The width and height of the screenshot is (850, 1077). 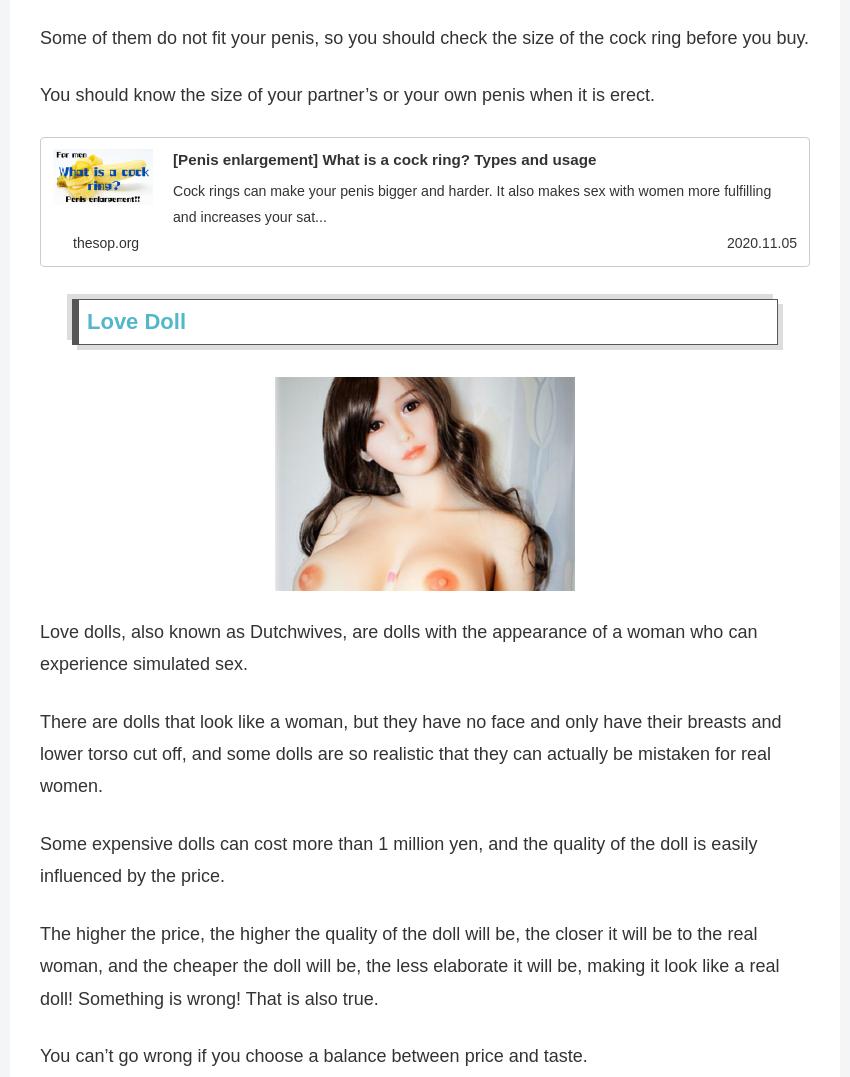 What do you see at coordinates (86, 324) in the screenshot?
I see `'Love Doll'` at bounding box center [86, 324].